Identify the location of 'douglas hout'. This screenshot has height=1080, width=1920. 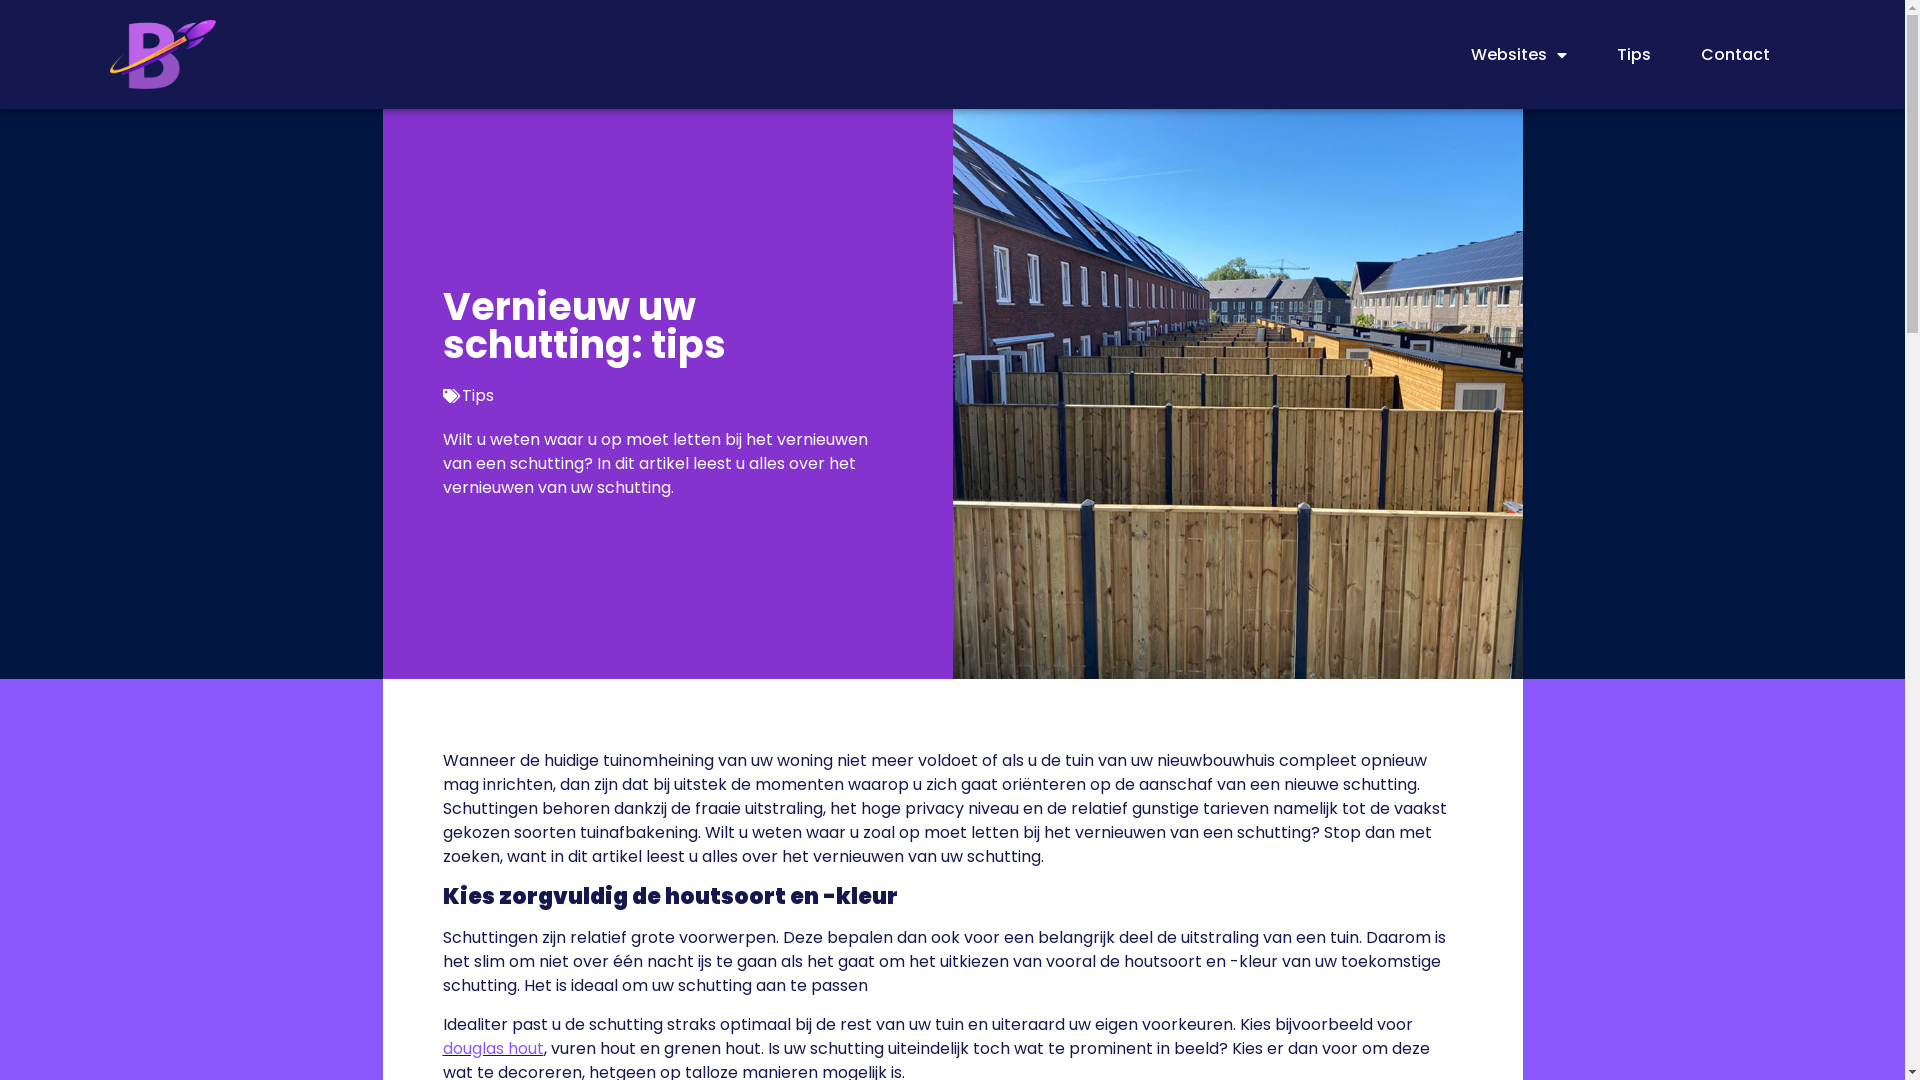
(492, 1047).